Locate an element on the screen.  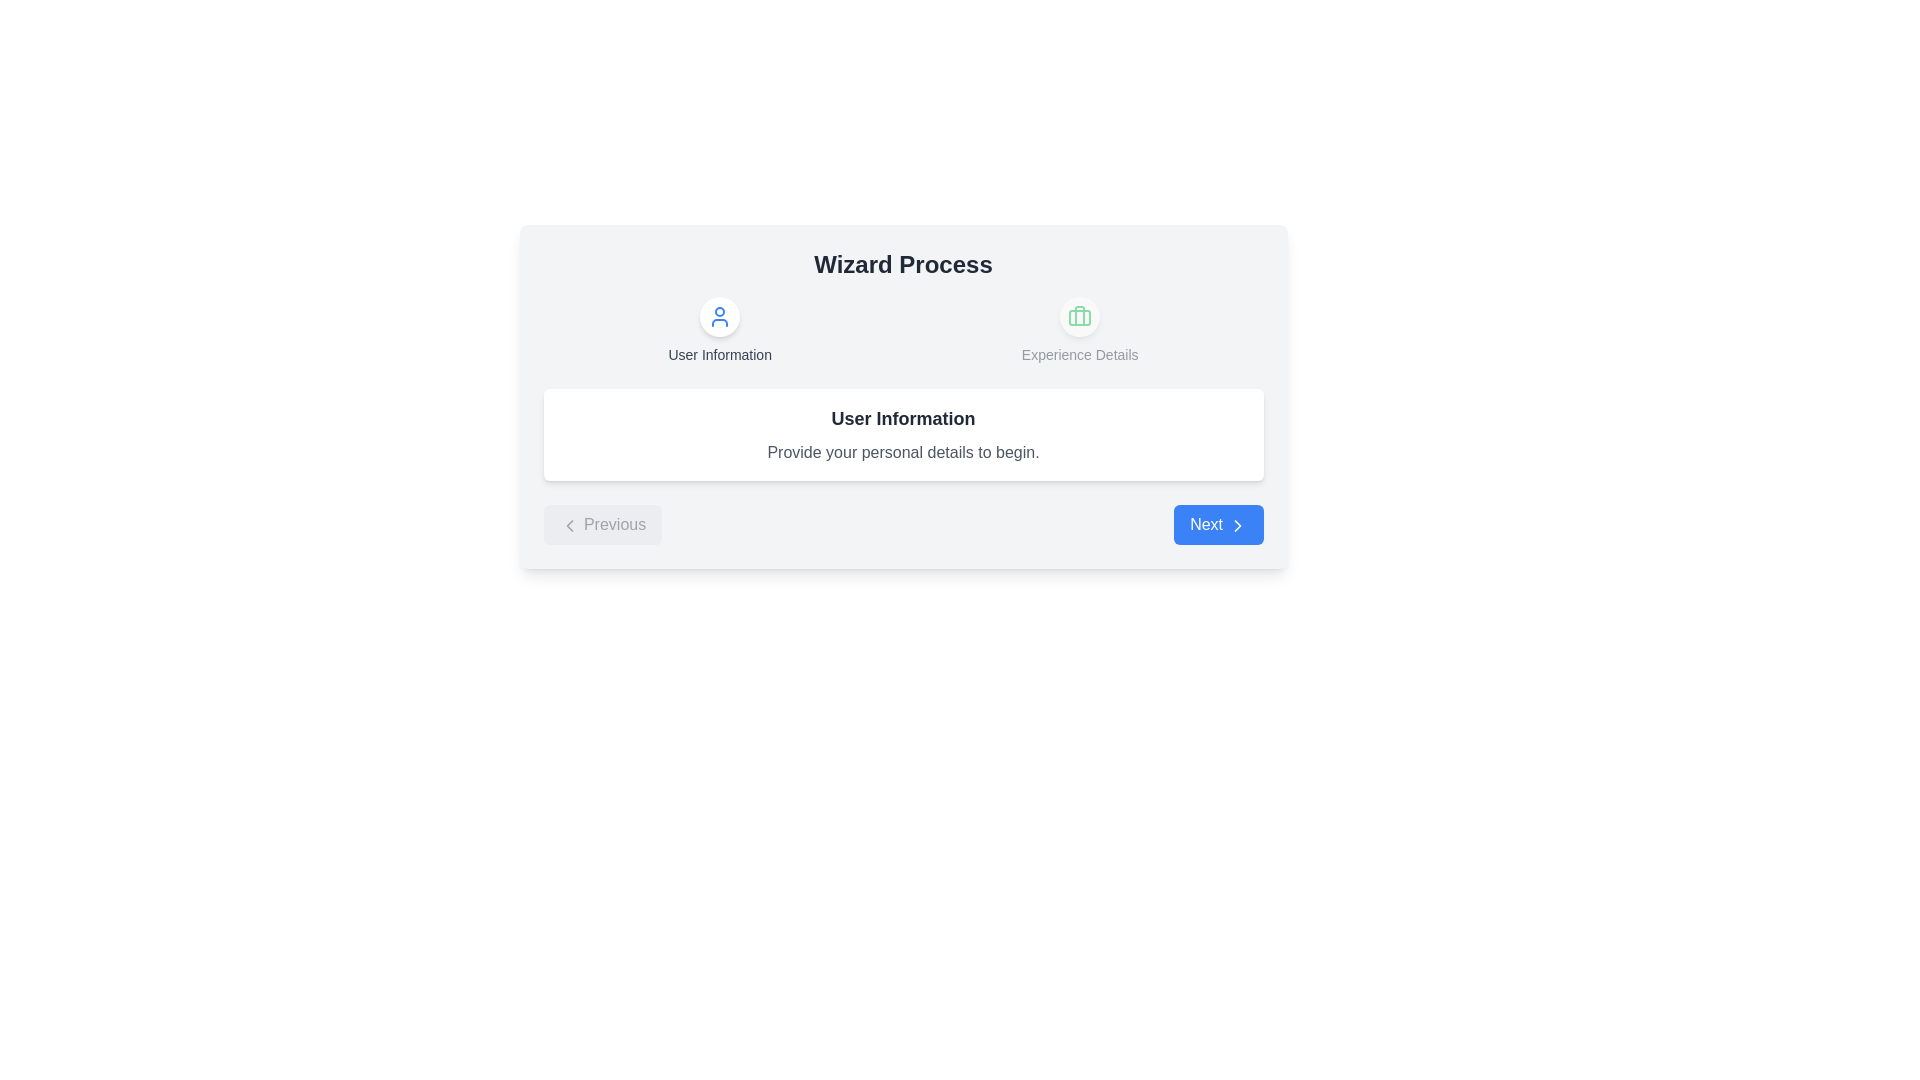
the chevron icon indicating 'next' navigation, located within the 'Next' button at the bottom-right corner of the card interface is located at coordinates (1236, 524).